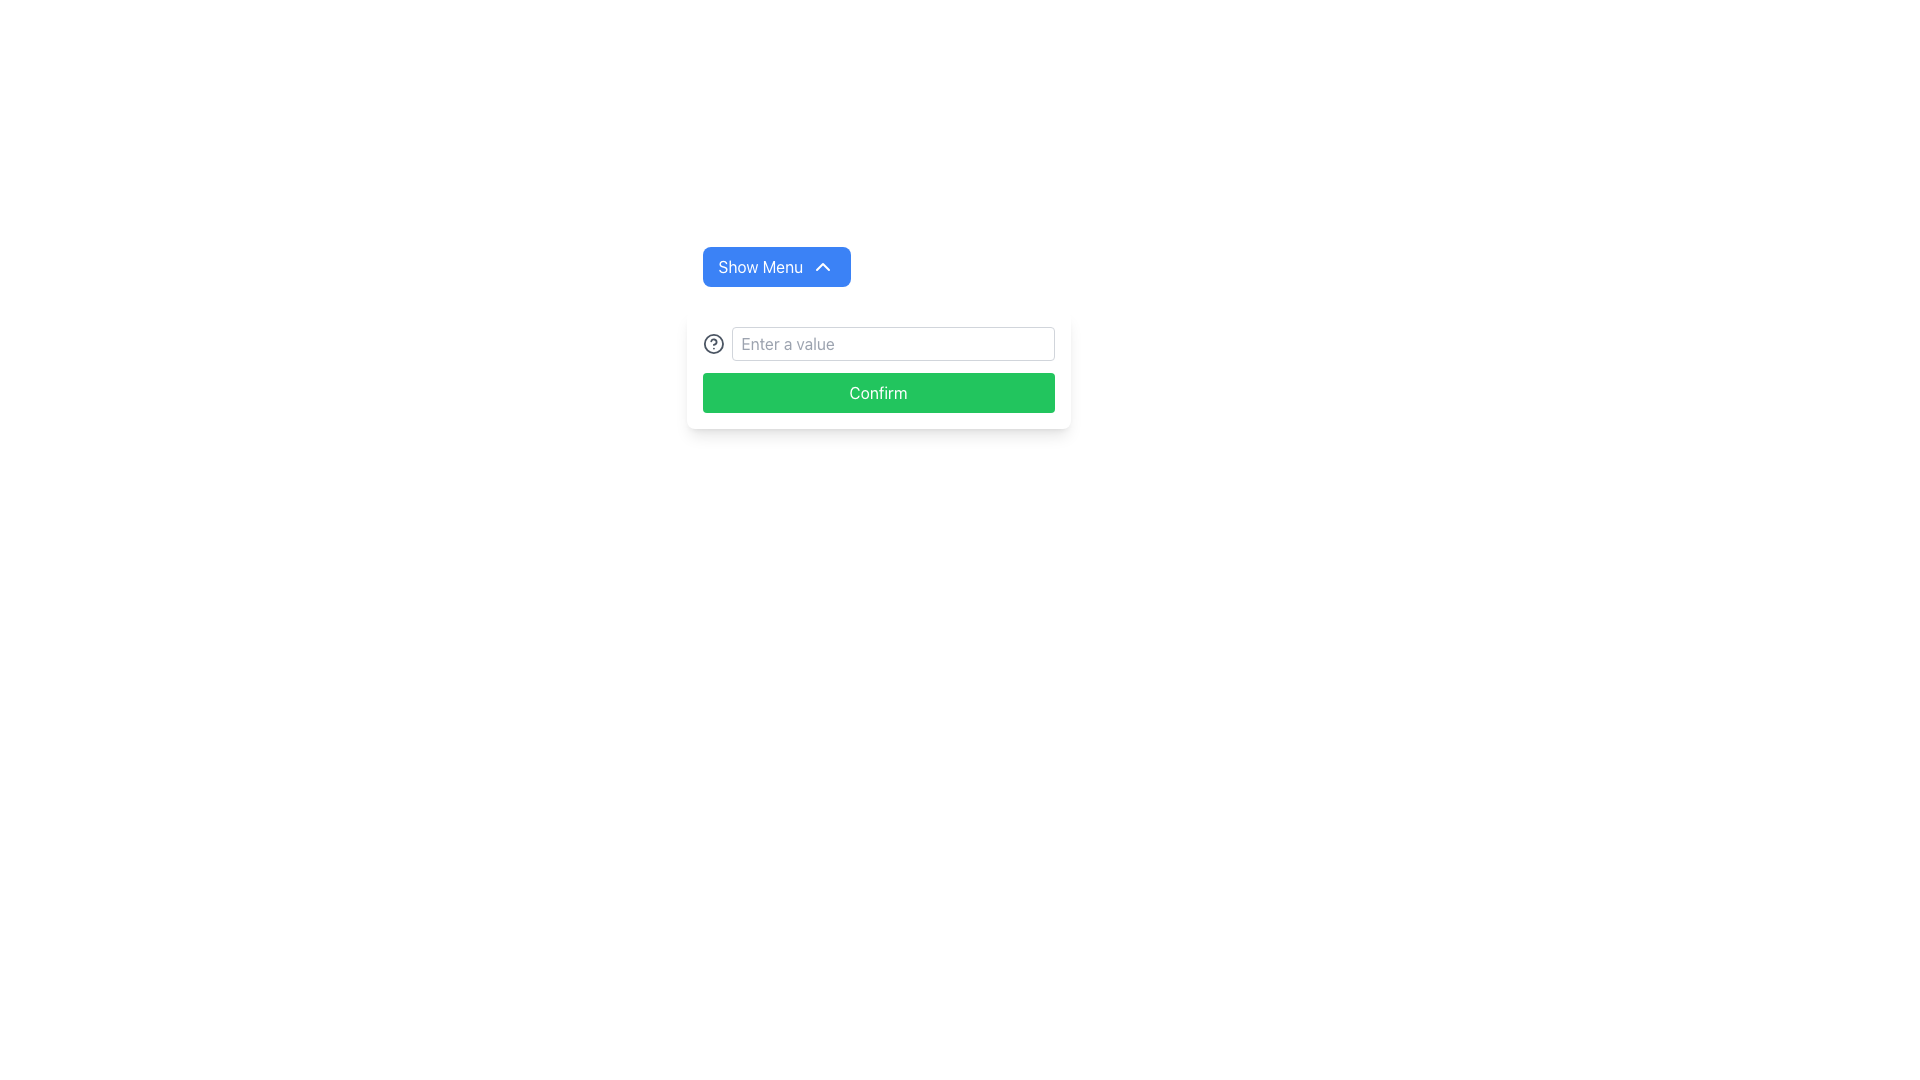 This screenshot has height=1080, width=1920. I want to click on the green rectangular button labeled 'Confirm' located at the bottom of the vertically arranged group of elements to confirm an action, so click(878, 393).